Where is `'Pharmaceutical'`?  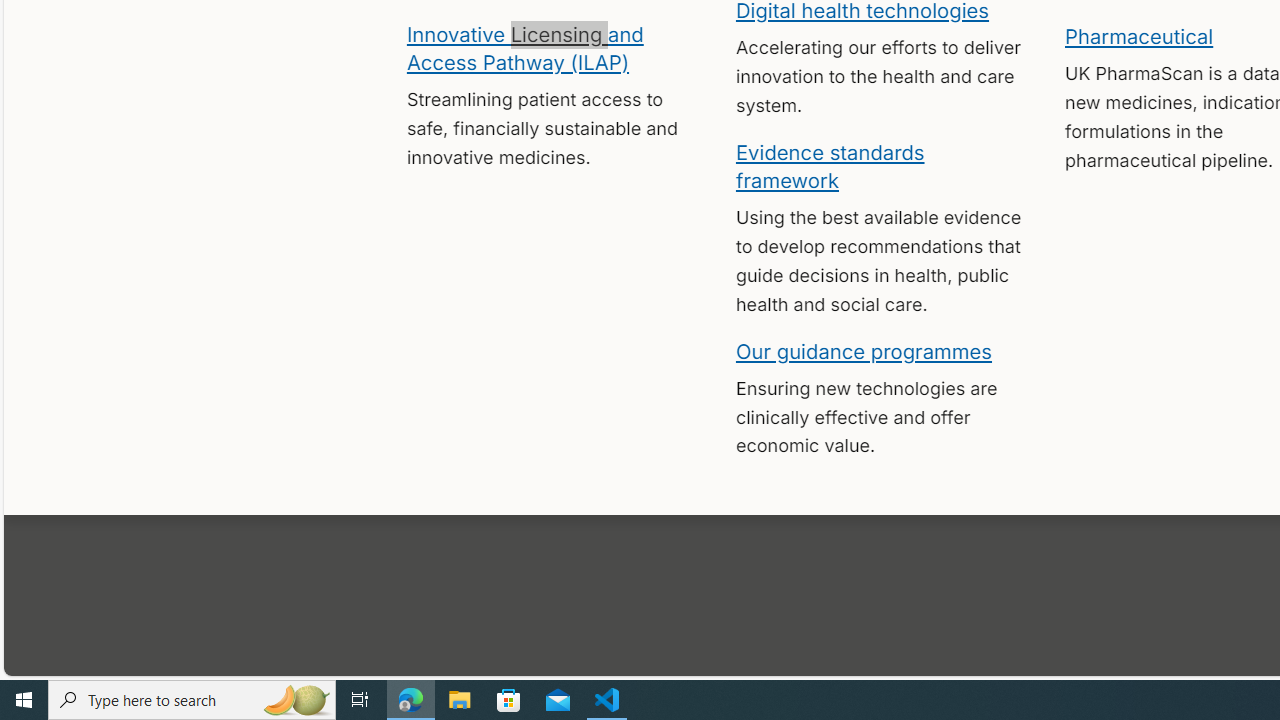 'Pharmaceutical' is located at coordinates (1139, 36).